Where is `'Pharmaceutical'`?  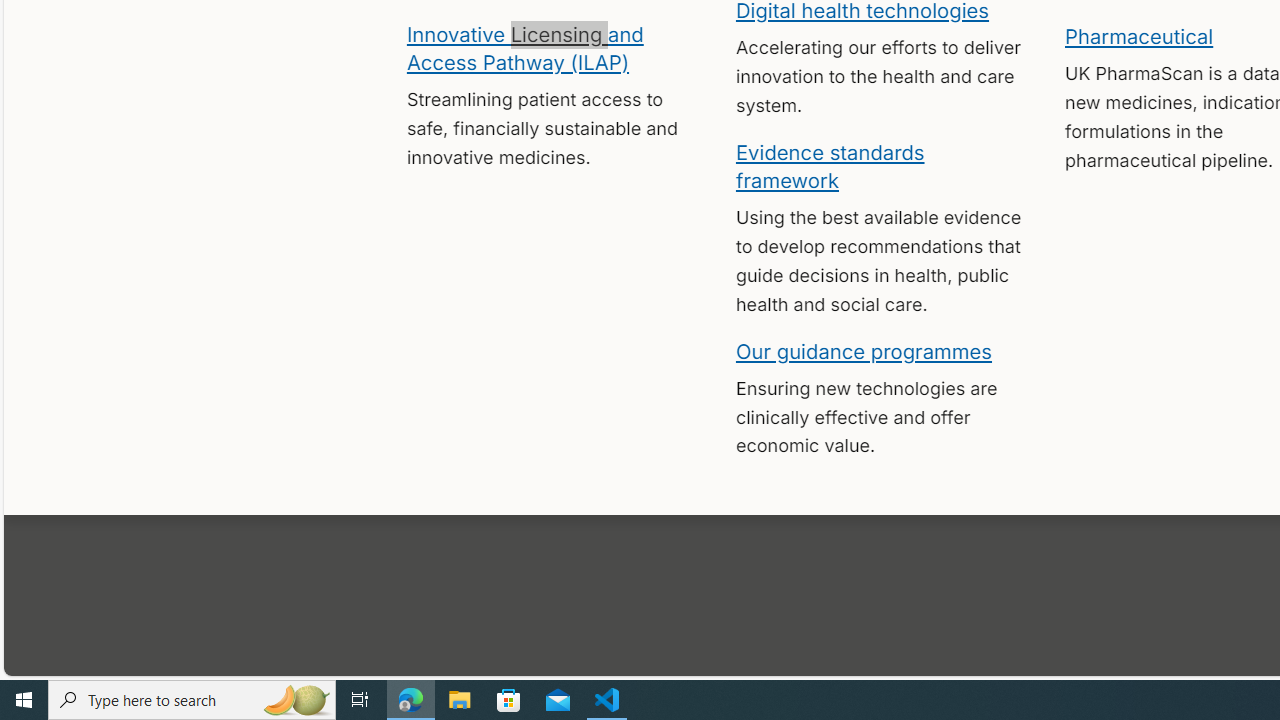 'Pharmaceutical' is located at coordinates (1139, 36).